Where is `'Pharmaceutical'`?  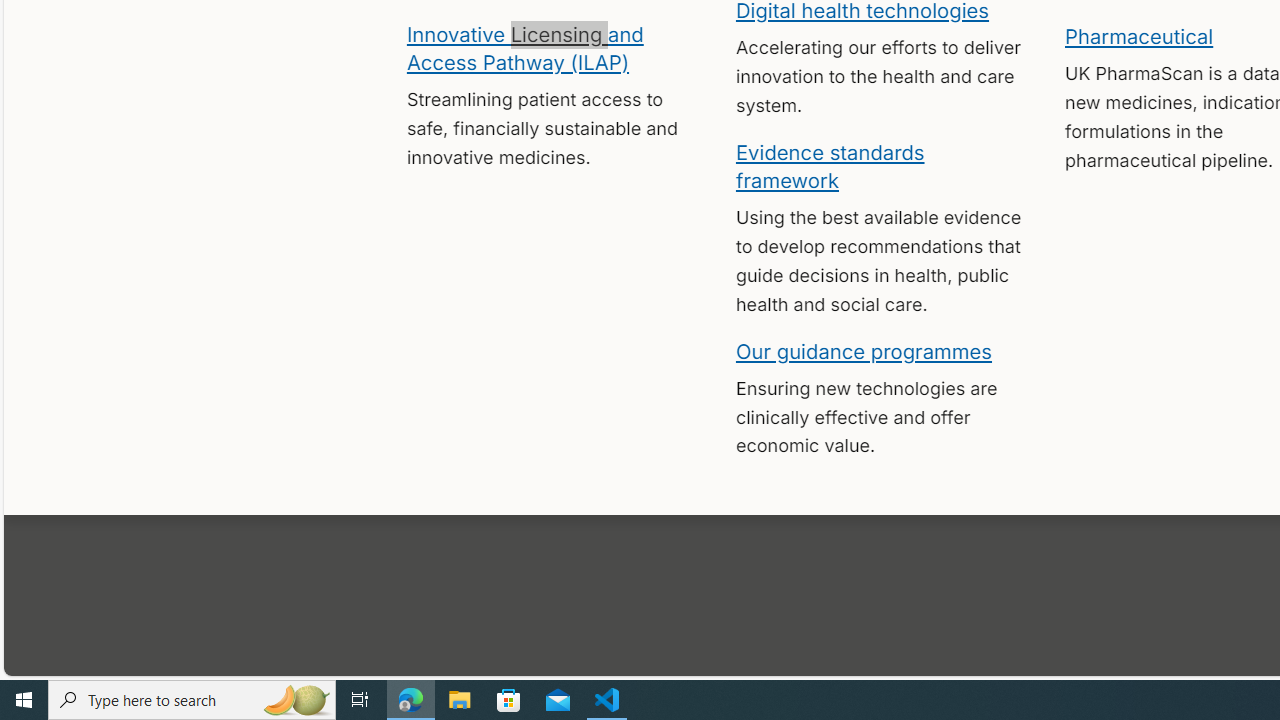 'Pharmaceutical' is located at coordinates (1139, 36).